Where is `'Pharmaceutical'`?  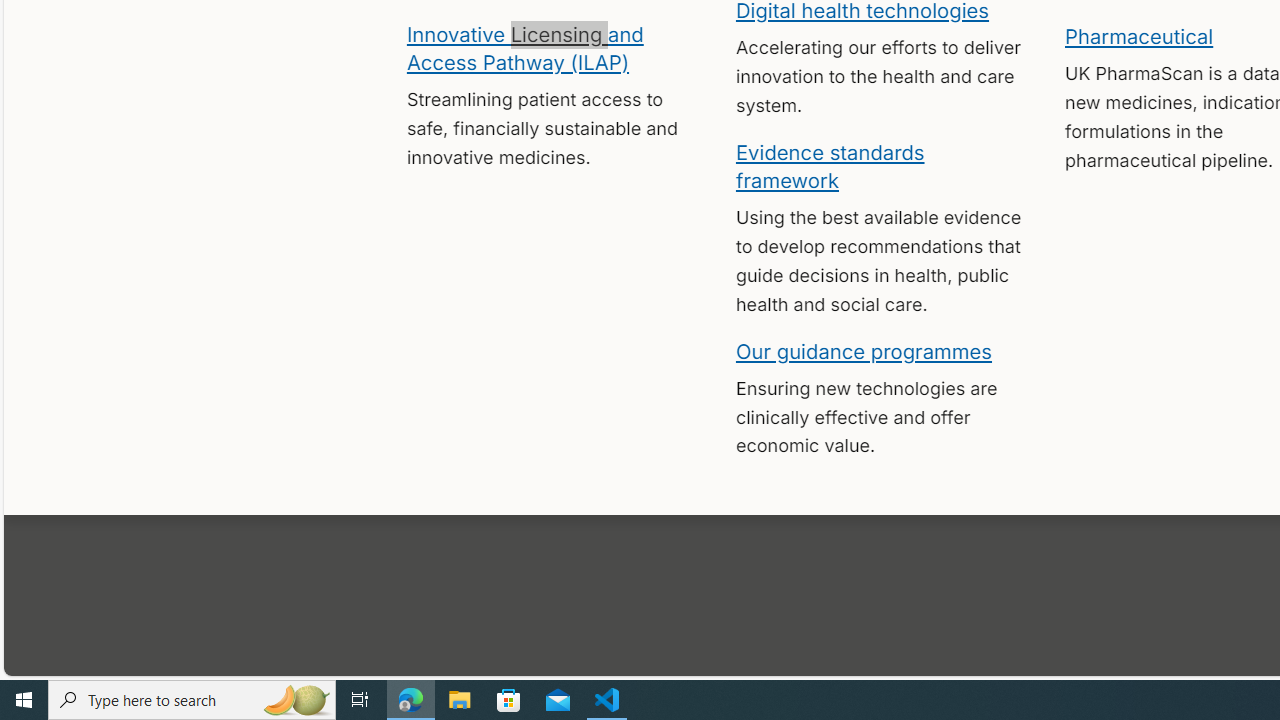 'Pharmaceutical' is located at coordinates (1139, 36).